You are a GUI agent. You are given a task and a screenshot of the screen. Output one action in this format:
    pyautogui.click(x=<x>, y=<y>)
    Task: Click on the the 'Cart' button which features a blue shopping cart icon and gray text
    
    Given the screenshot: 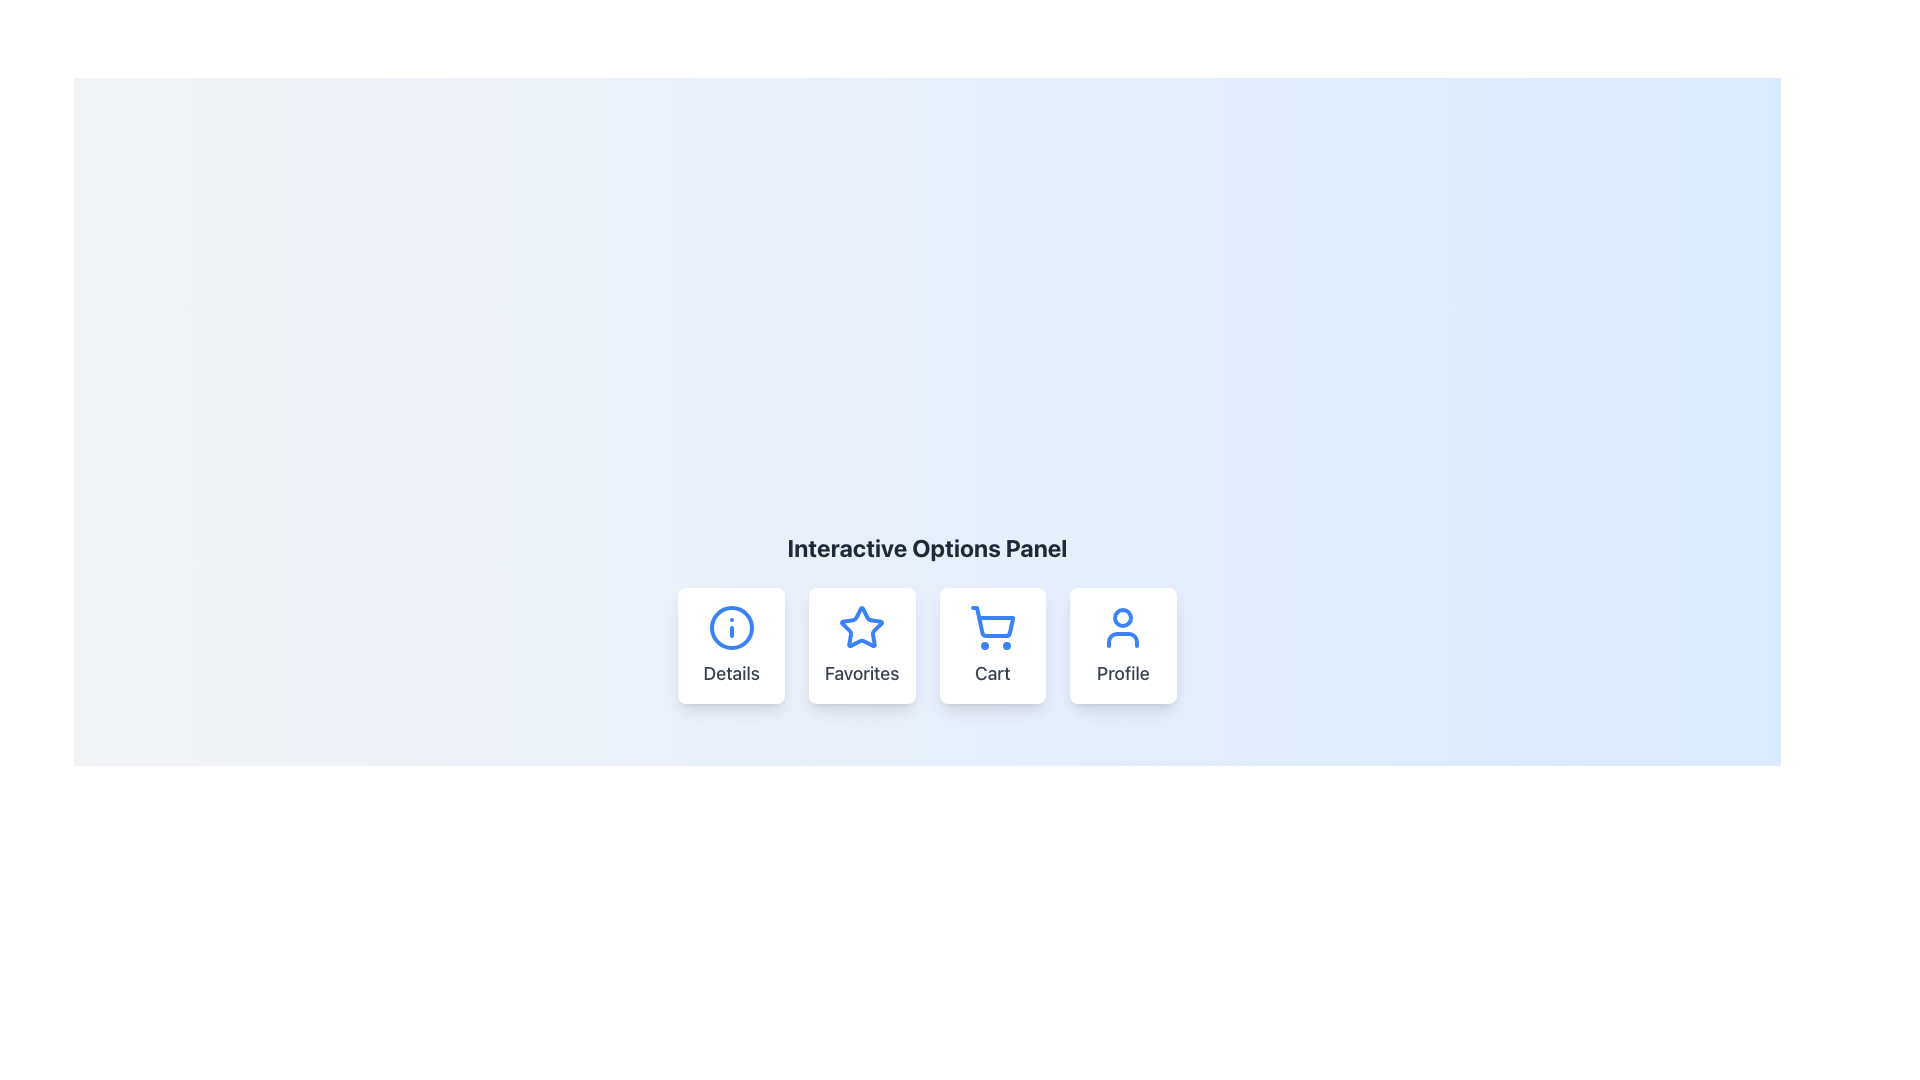 What is the action you would take?
    pyautogui.click(x=992, y=645)
    